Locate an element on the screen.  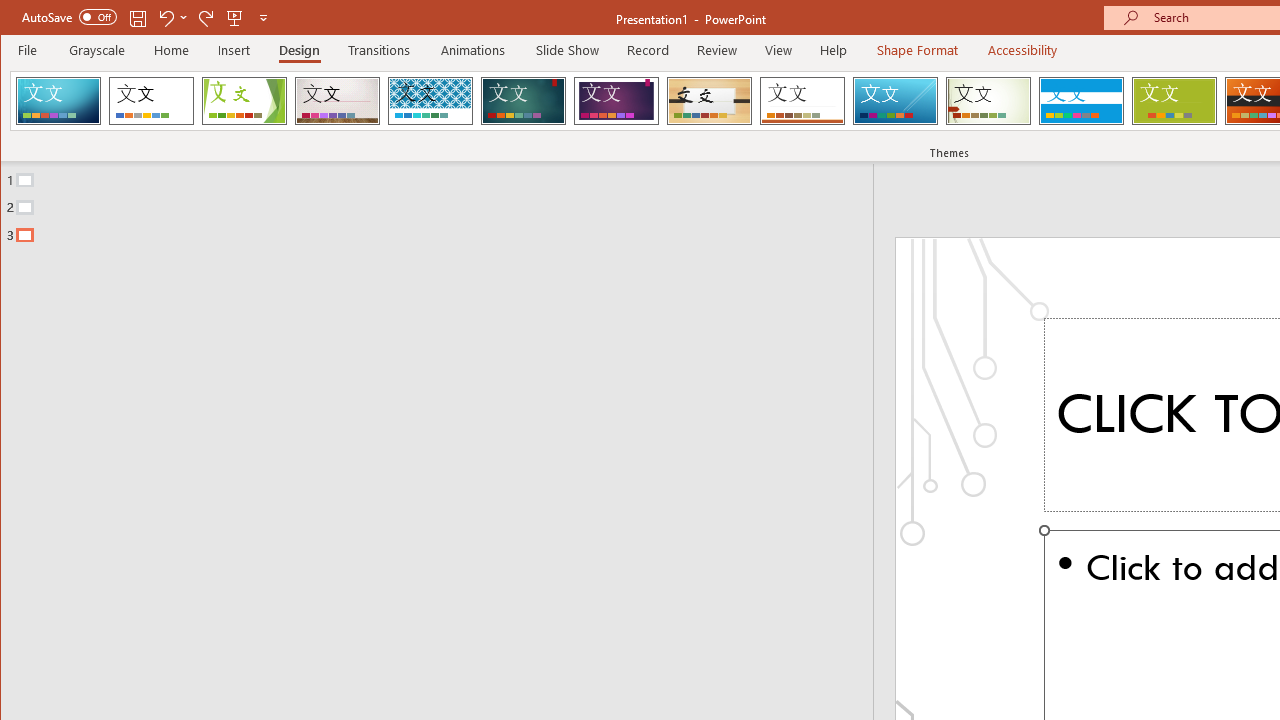
'Wisp' is located at coordinates (988, 100).